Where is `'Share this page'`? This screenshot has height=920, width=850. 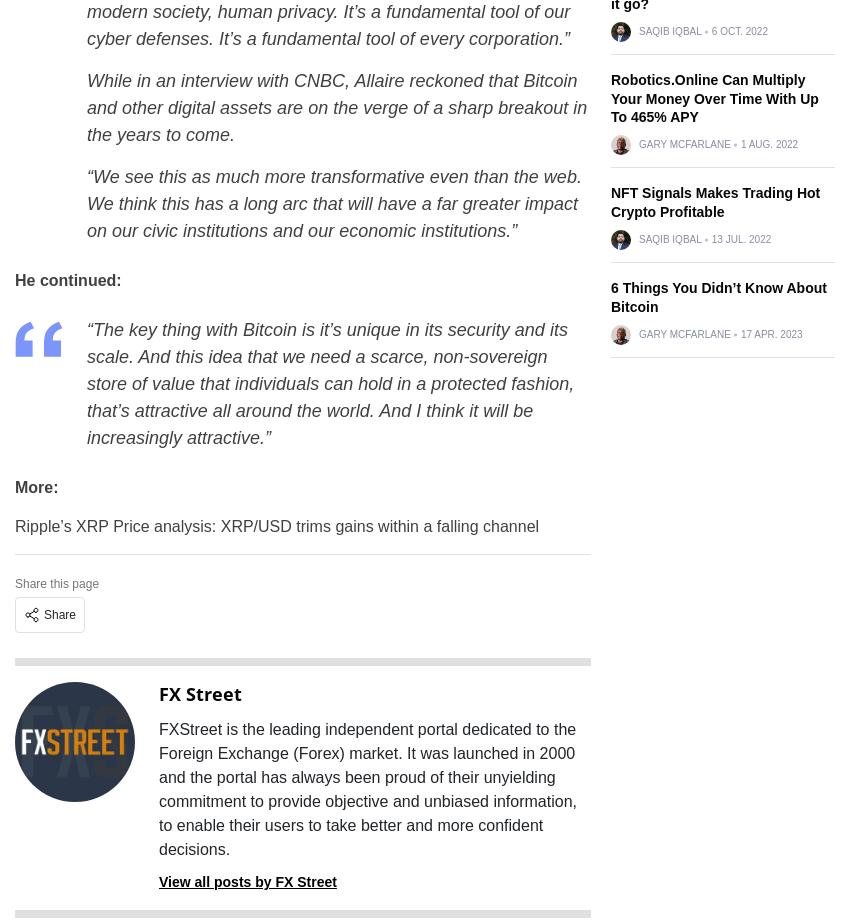
'Share this page' is located at coordinates (13, 583).